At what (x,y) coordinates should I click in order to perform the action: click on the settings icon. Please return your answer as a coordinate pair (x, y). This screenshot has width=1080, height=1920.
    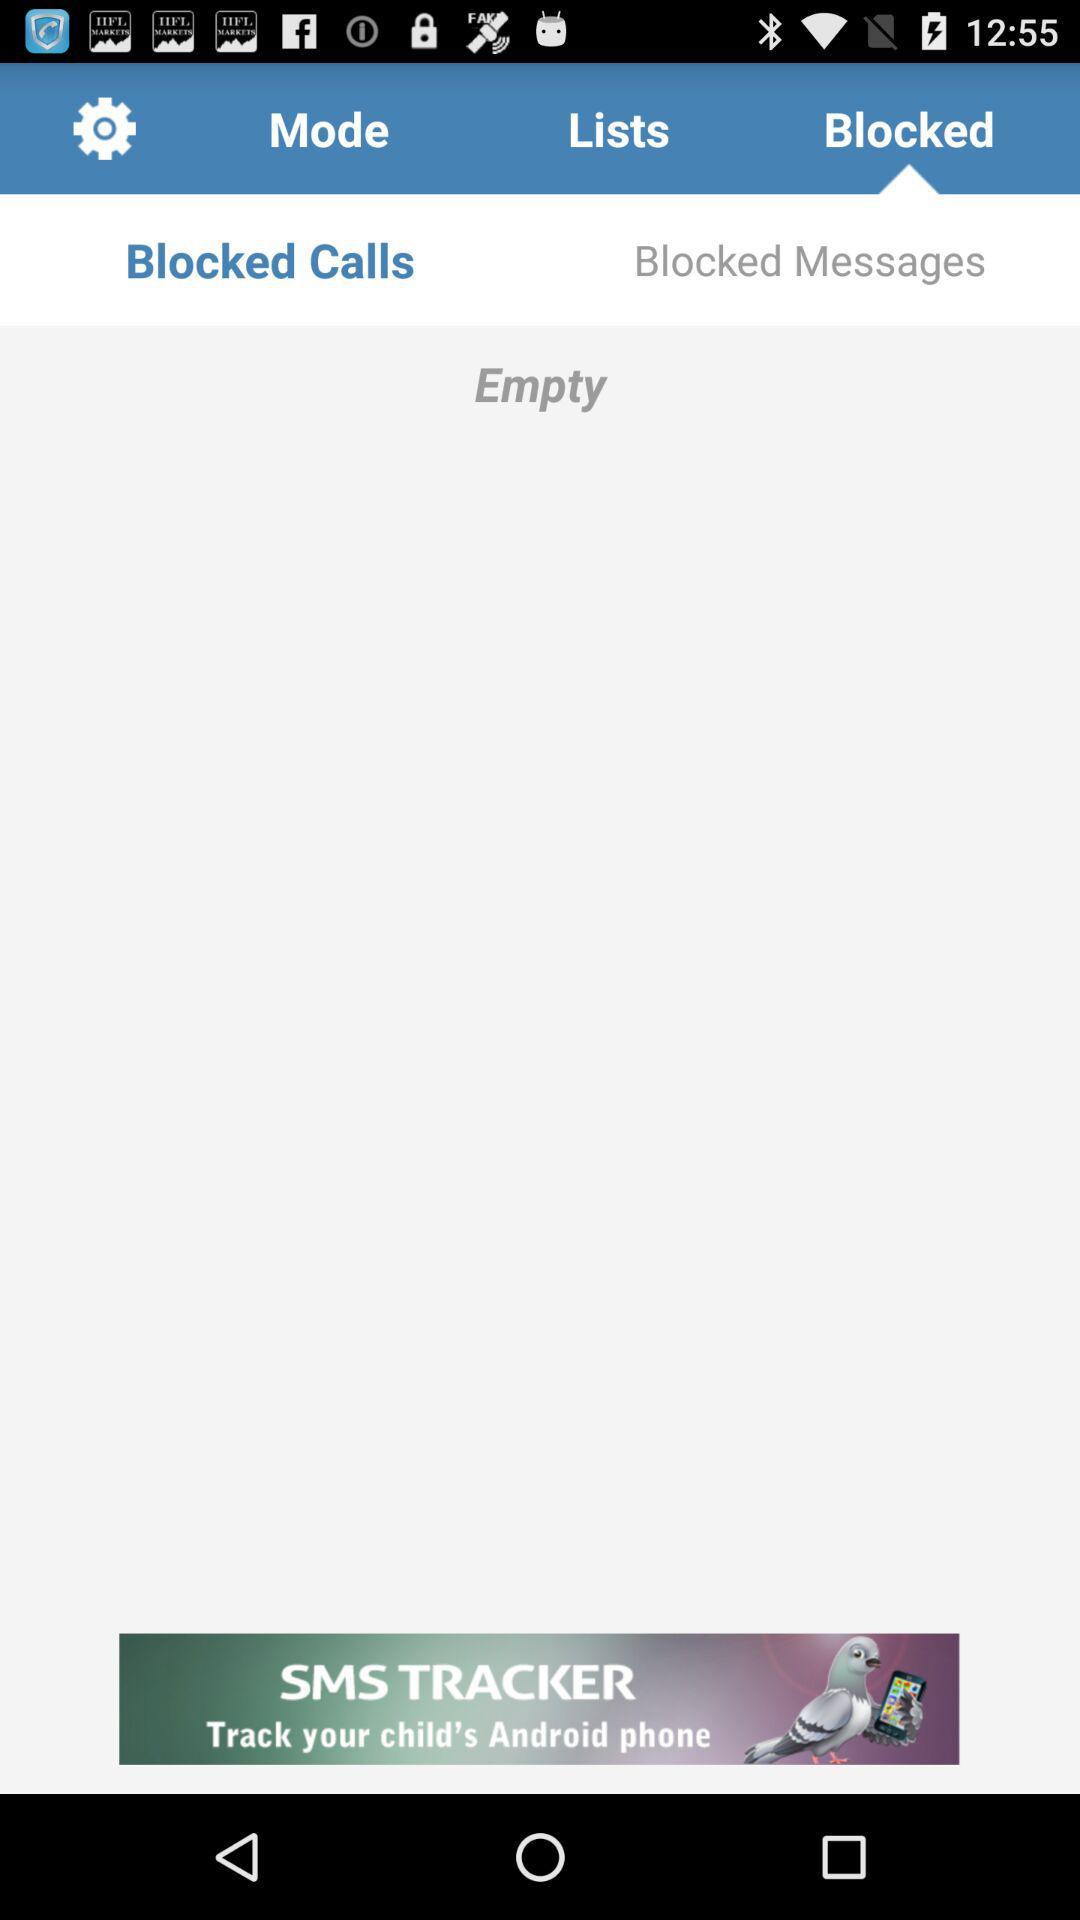
    Looking at the image, I should click on (104, 136).